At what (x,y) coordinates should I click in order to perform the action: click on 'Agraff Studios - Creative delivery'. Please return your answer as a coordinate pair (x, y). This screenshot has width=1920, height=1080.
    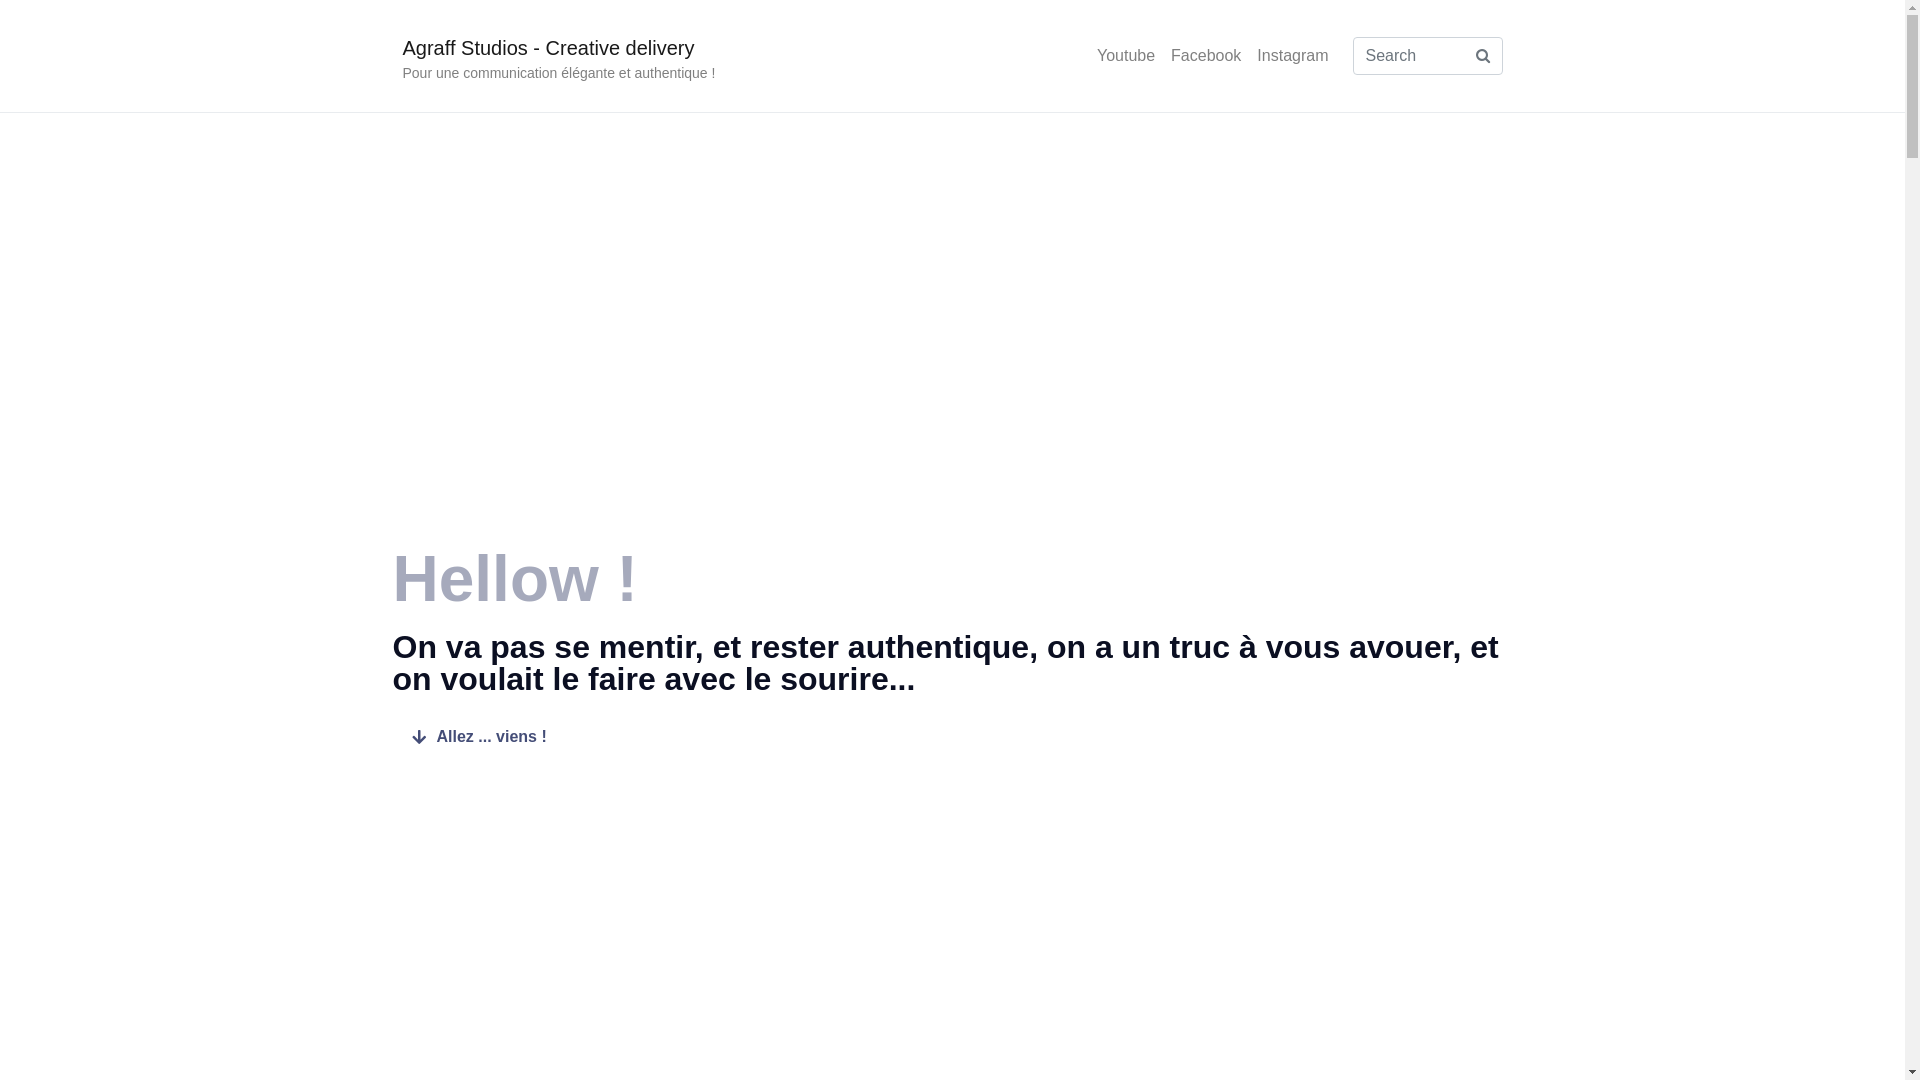
    Looking at the image, I should click on (547, 46).